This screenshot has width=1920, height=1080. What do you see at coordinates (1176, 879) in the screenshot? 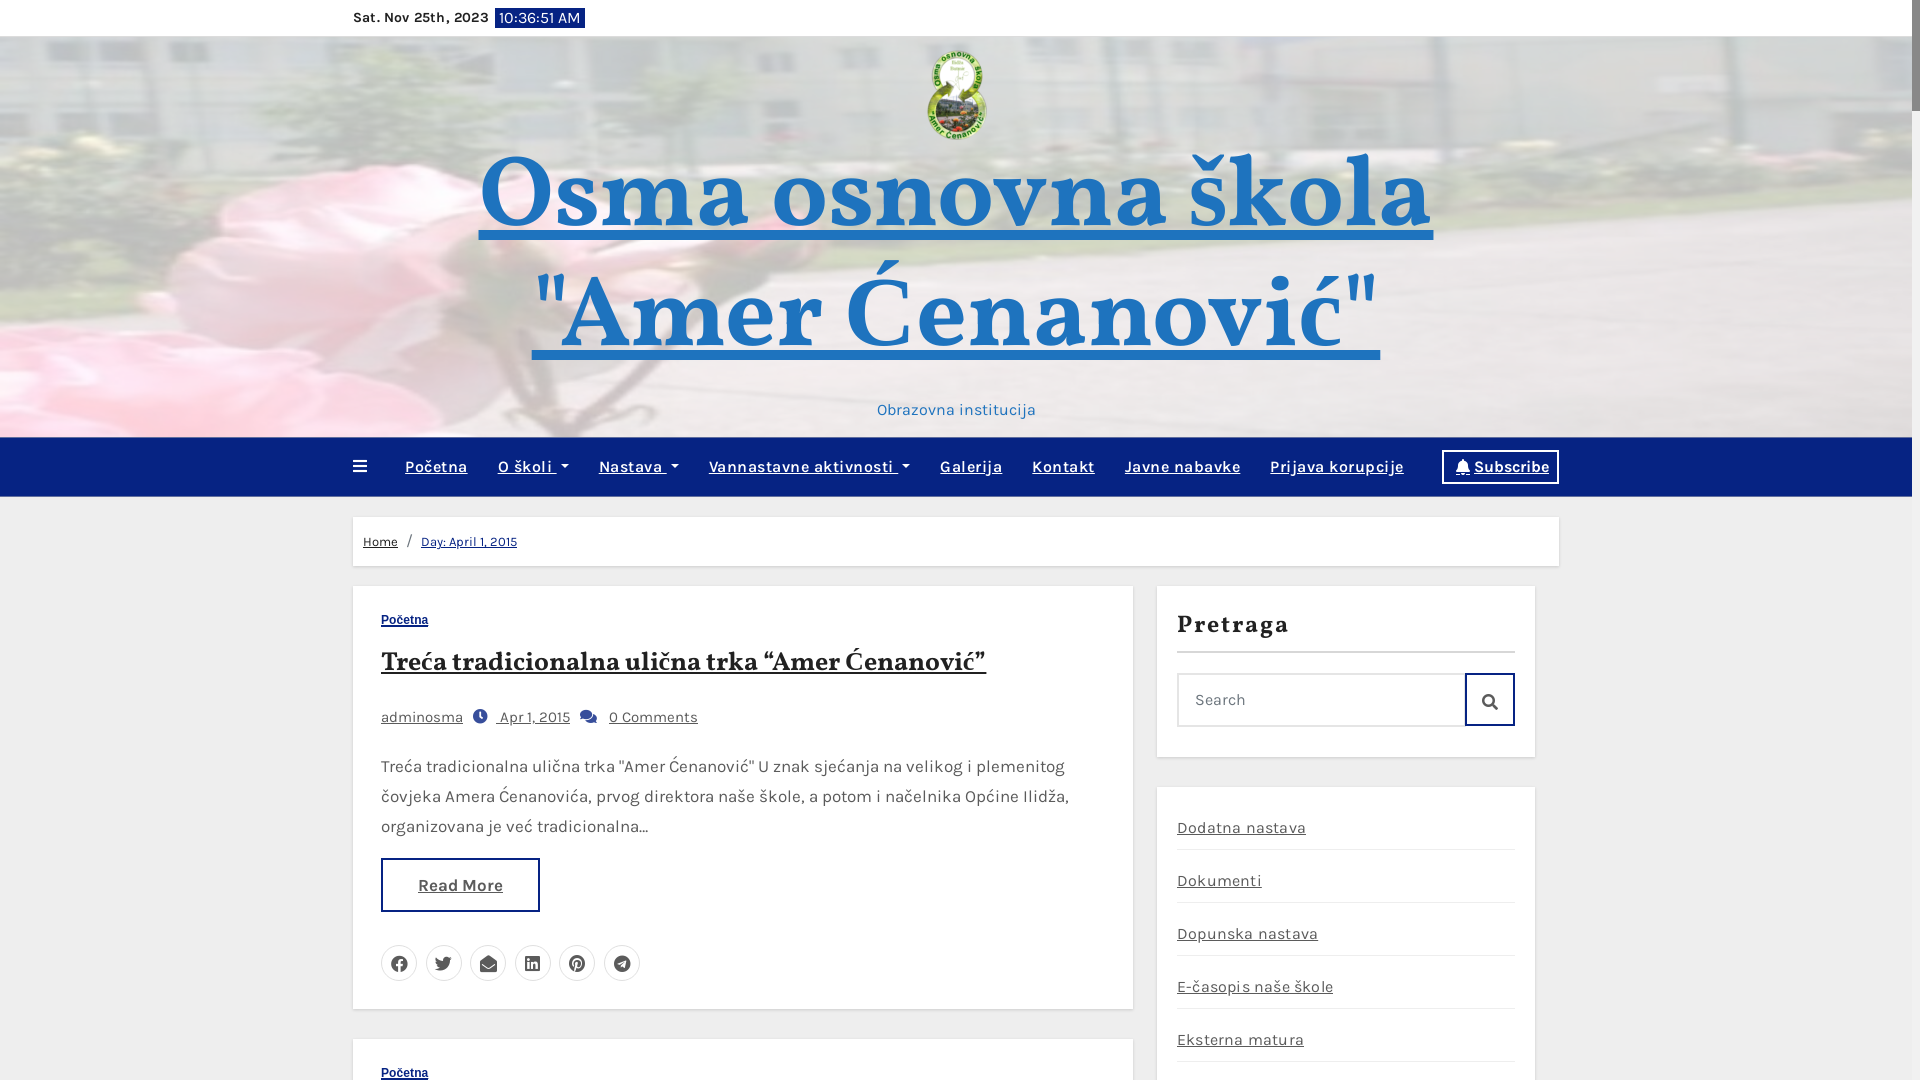
I see `'Dokumenti'` at bounding box center [1176, 879].